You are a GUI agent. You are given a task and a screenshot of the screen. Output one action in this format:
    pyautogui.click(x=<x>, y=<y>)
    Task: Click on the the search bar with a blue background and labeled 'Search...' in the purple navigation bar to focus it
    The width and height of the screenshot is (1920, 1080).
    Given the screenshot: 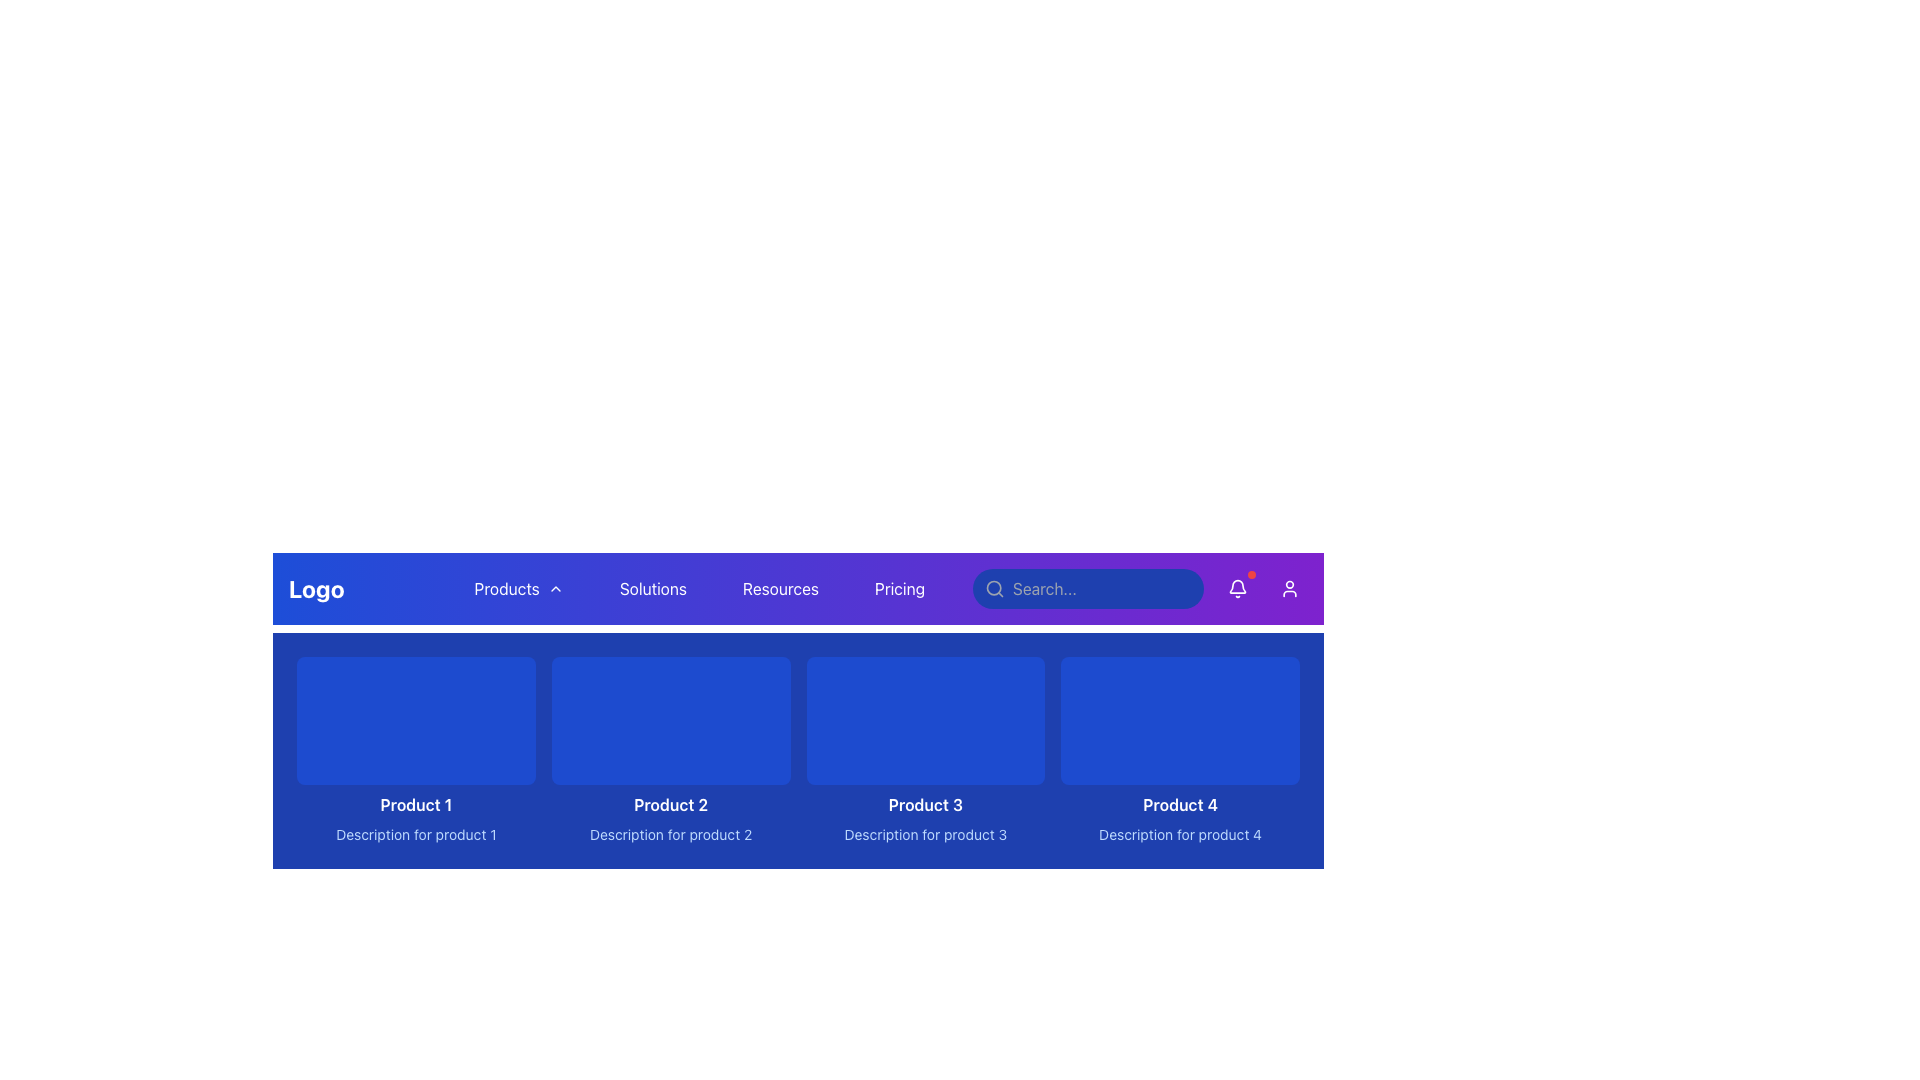 What is the action you would take?
    pyautogui.click(x=1140, y=588)
    